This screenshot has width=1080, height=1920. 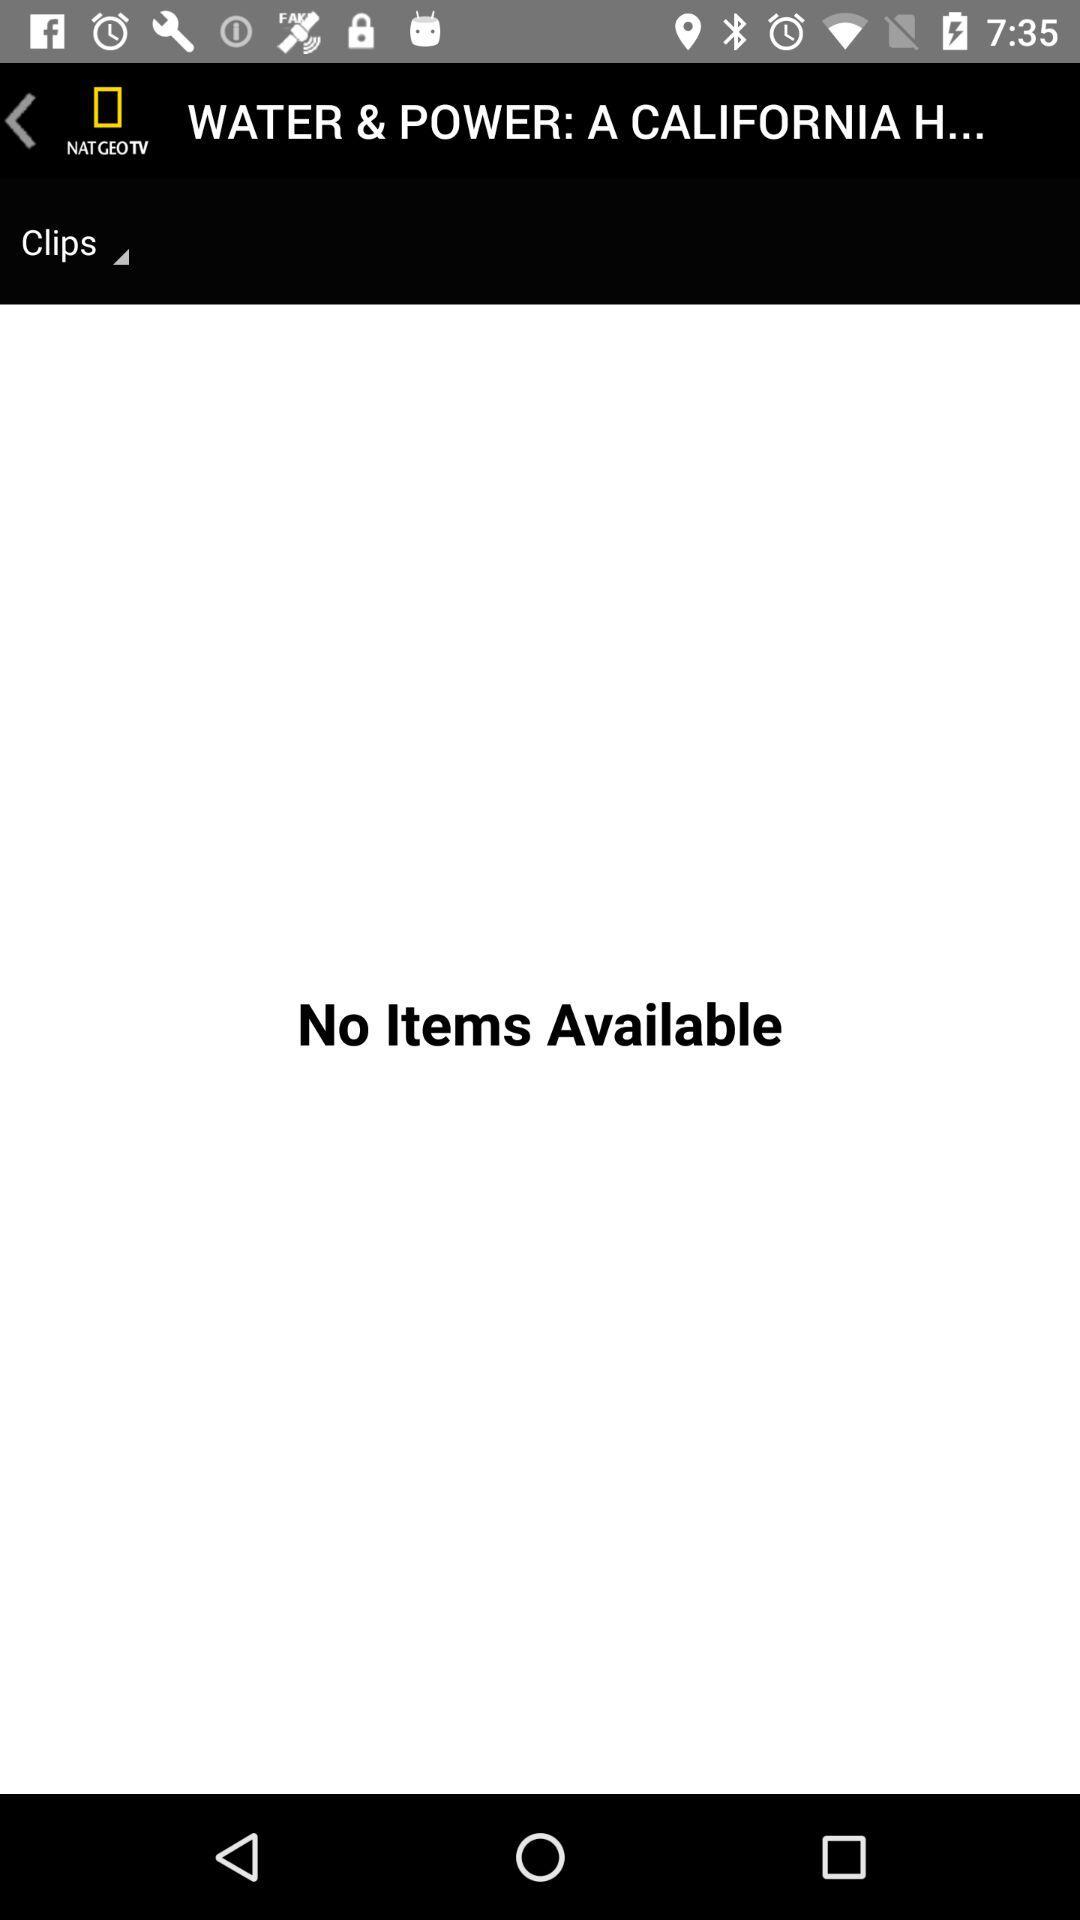 What do you see at coordinates (108, 119) in the screenshot?
I see `open home page` at bounding box center [108, 119].